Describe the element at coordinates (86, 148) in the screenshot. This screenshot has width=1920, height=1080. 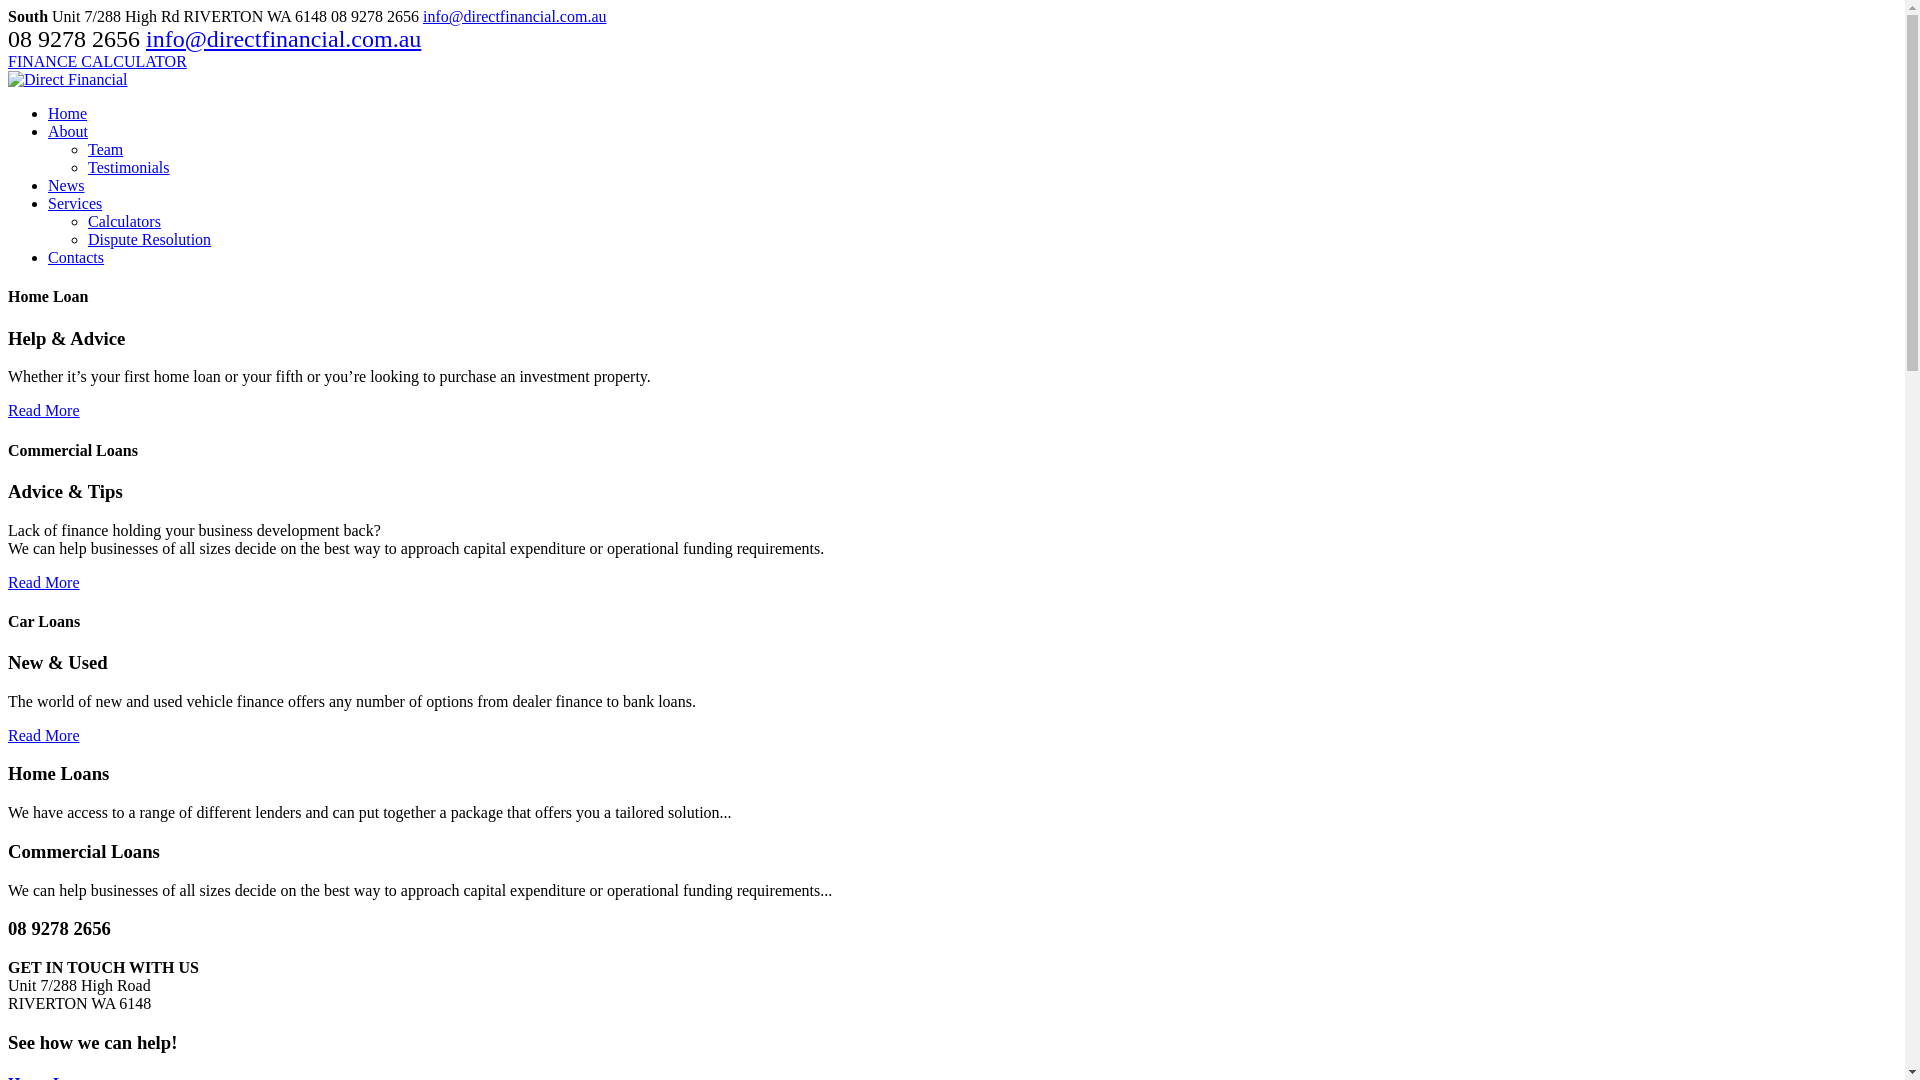
I see `'Team'` at that location.